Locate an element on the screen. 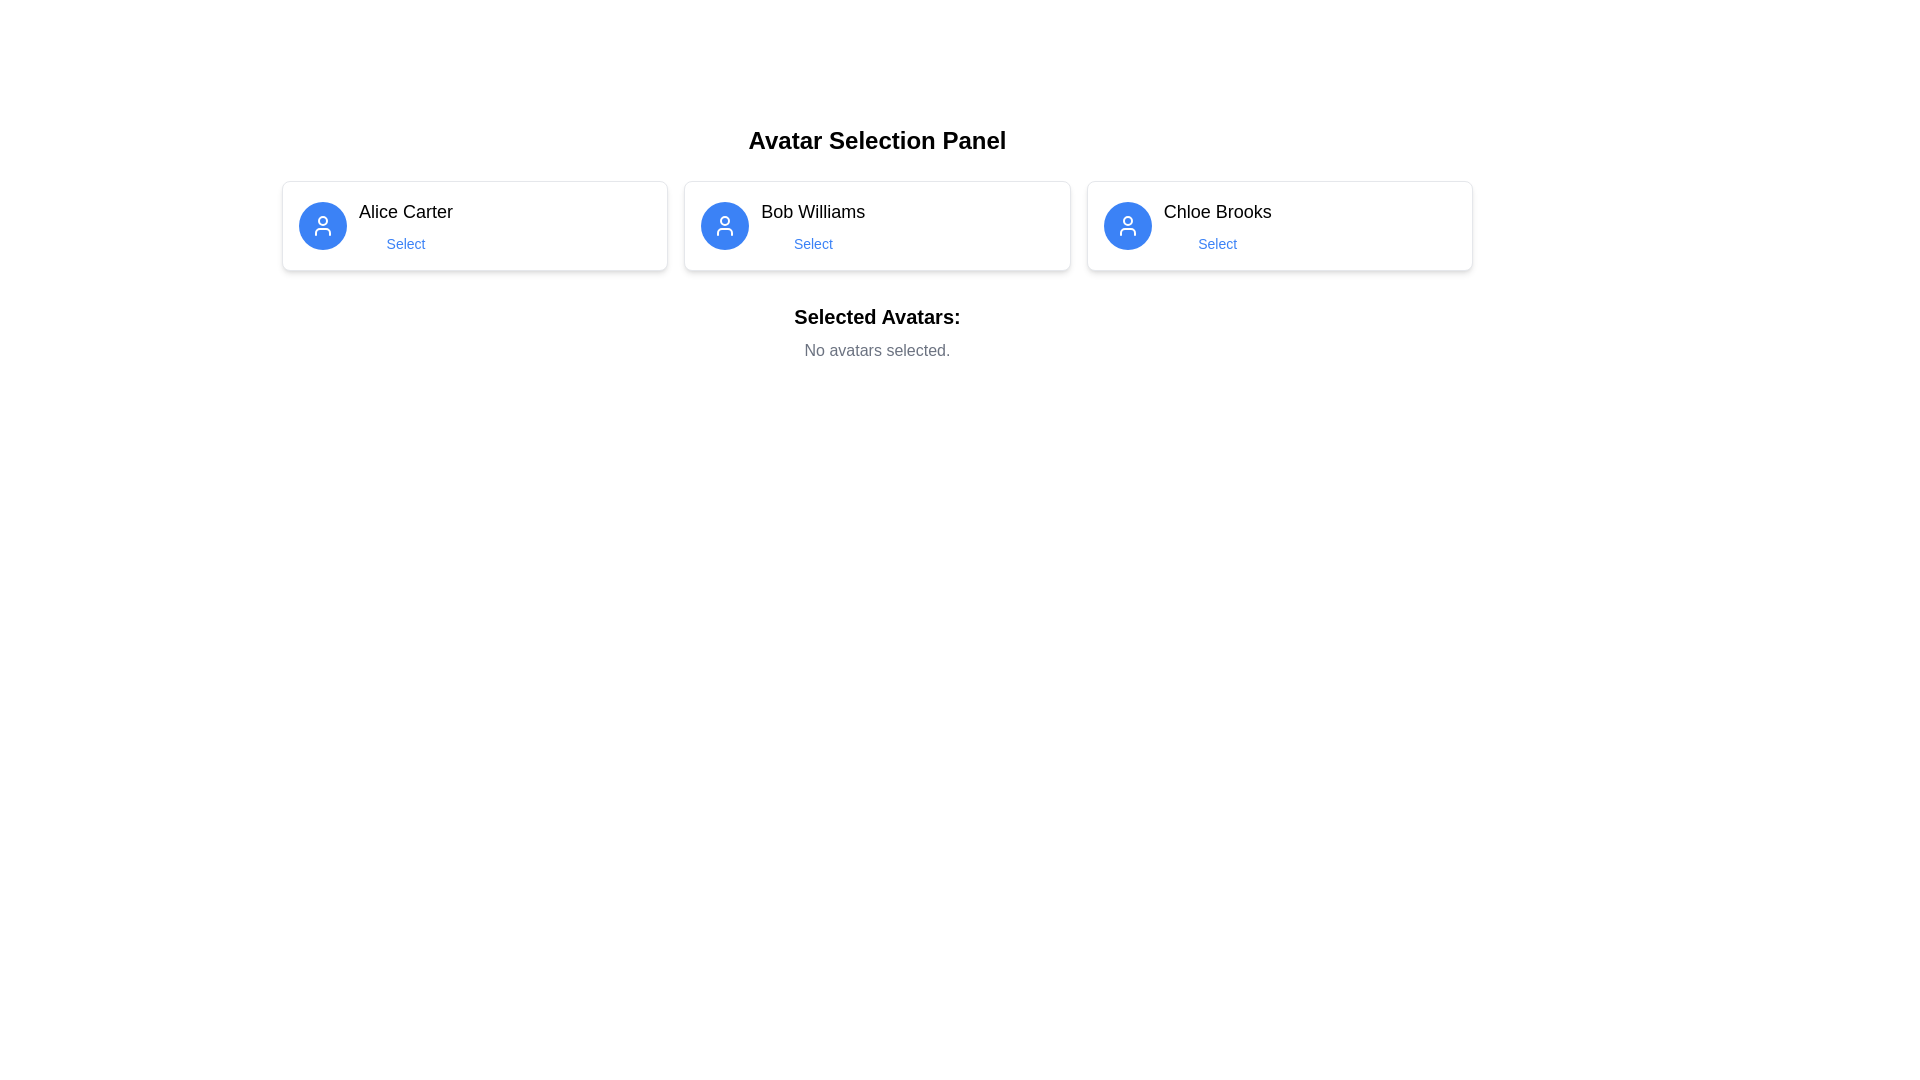  text label that informs users that no avatars have been selected yet, located centrally in the viewport below the heading 'Selected Avatars:' is located at coordinates (877, 350).